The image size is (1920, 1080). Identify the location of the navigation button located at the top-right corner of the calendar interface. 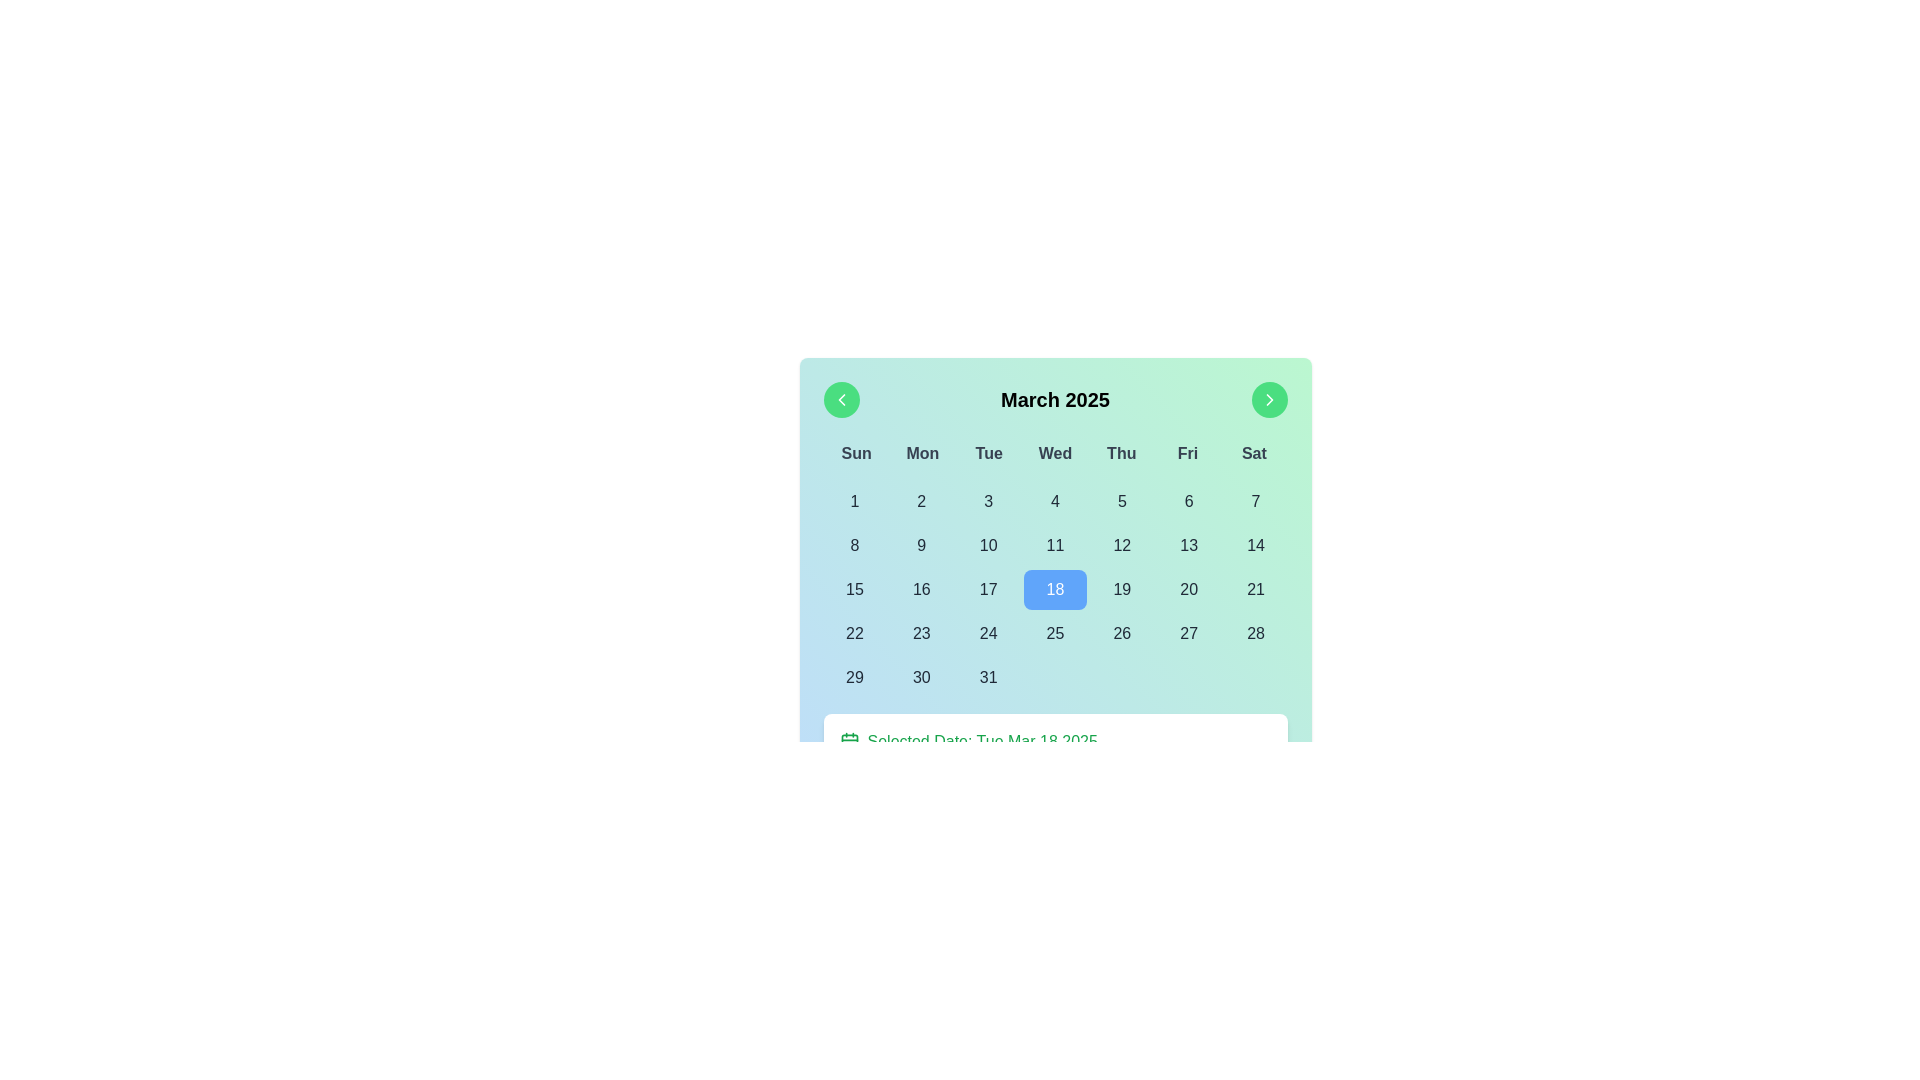
(1268, 400).